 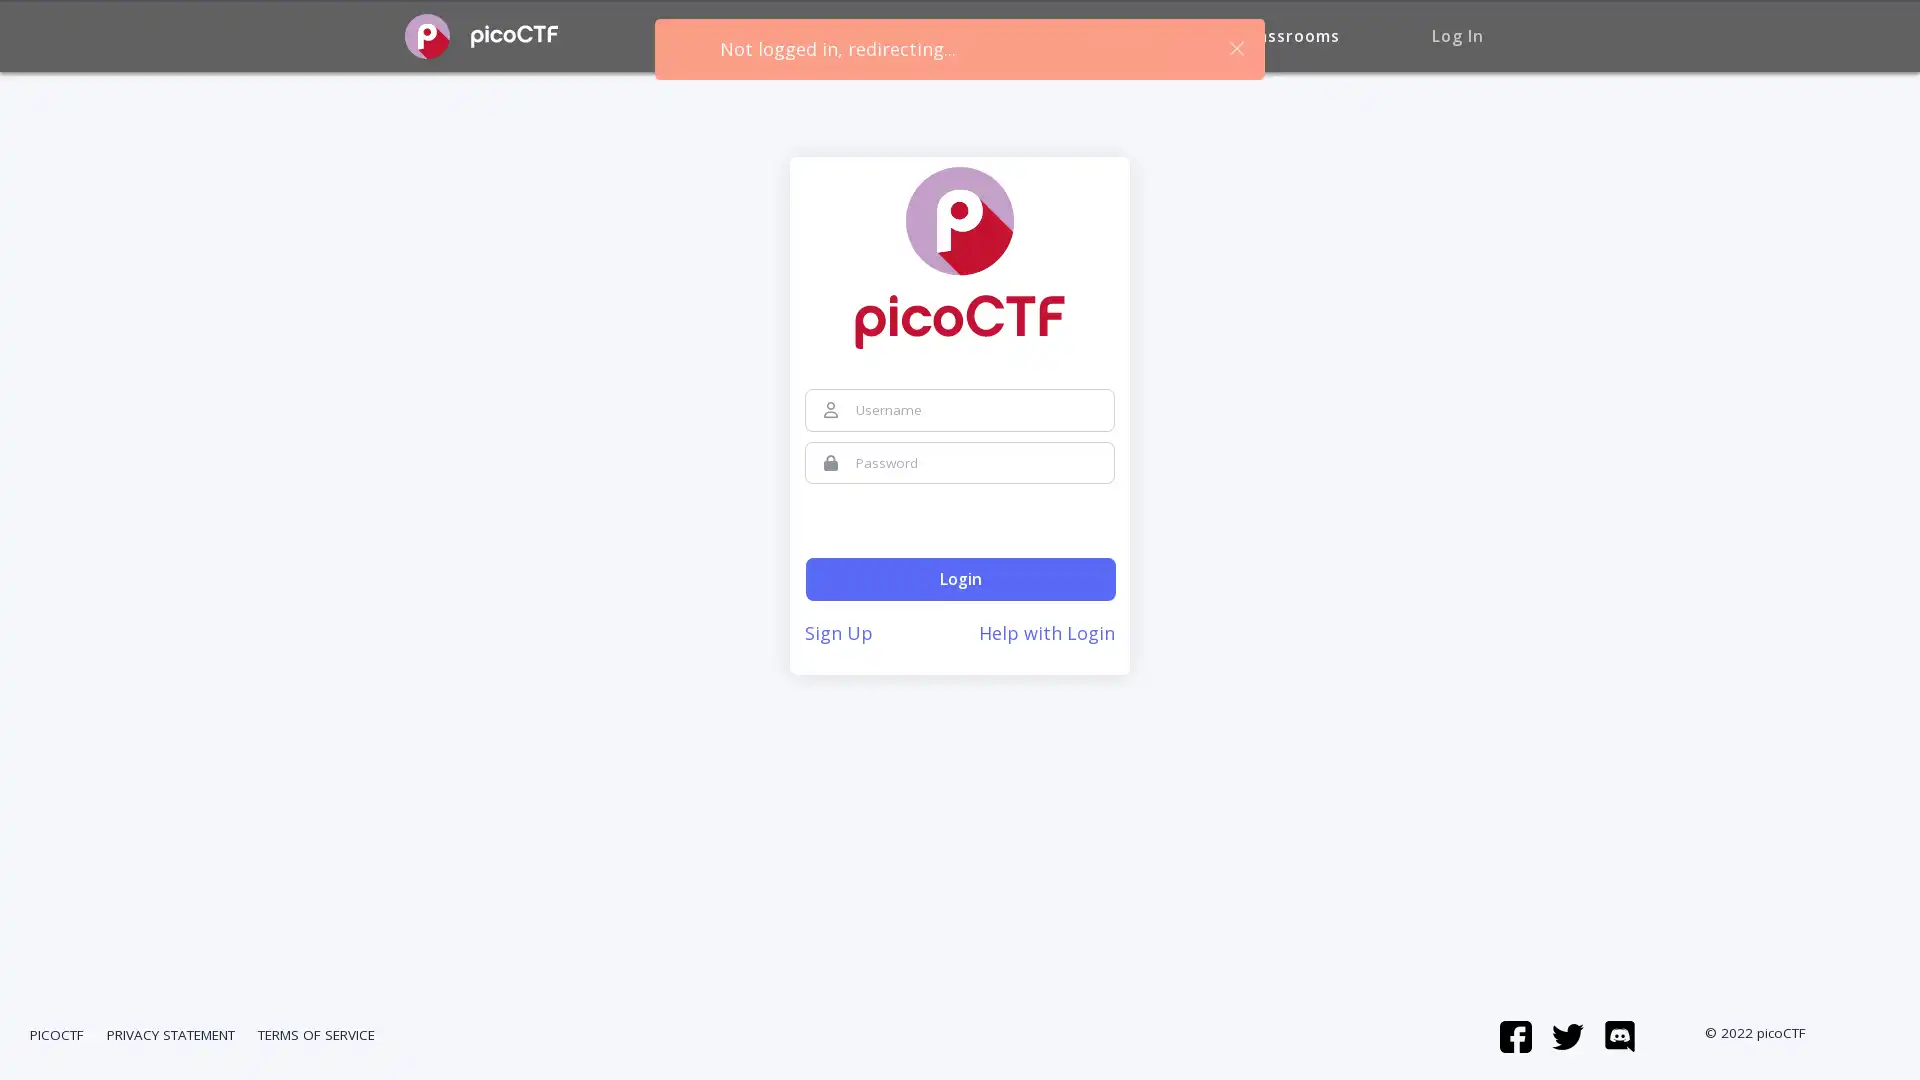 I want to click on Close, so click(x=1235, y=47).